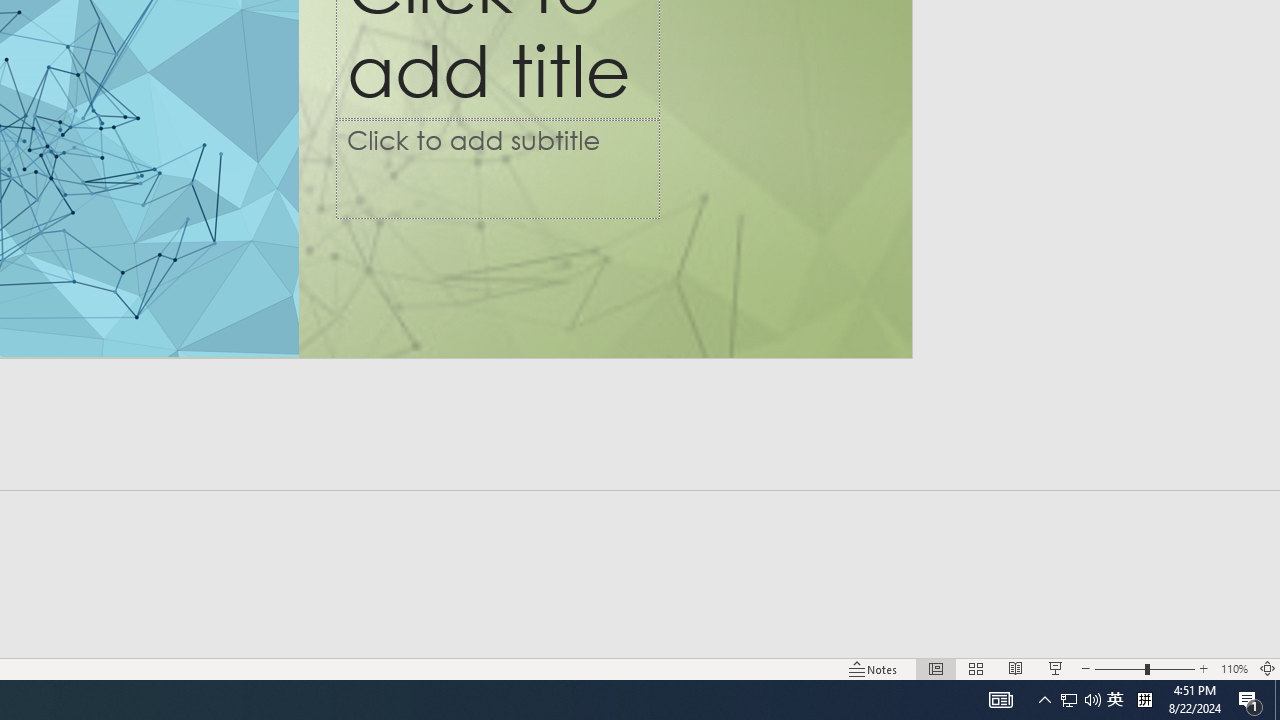  I want to click on 'Q2790: 100%', so click(1092, 698).